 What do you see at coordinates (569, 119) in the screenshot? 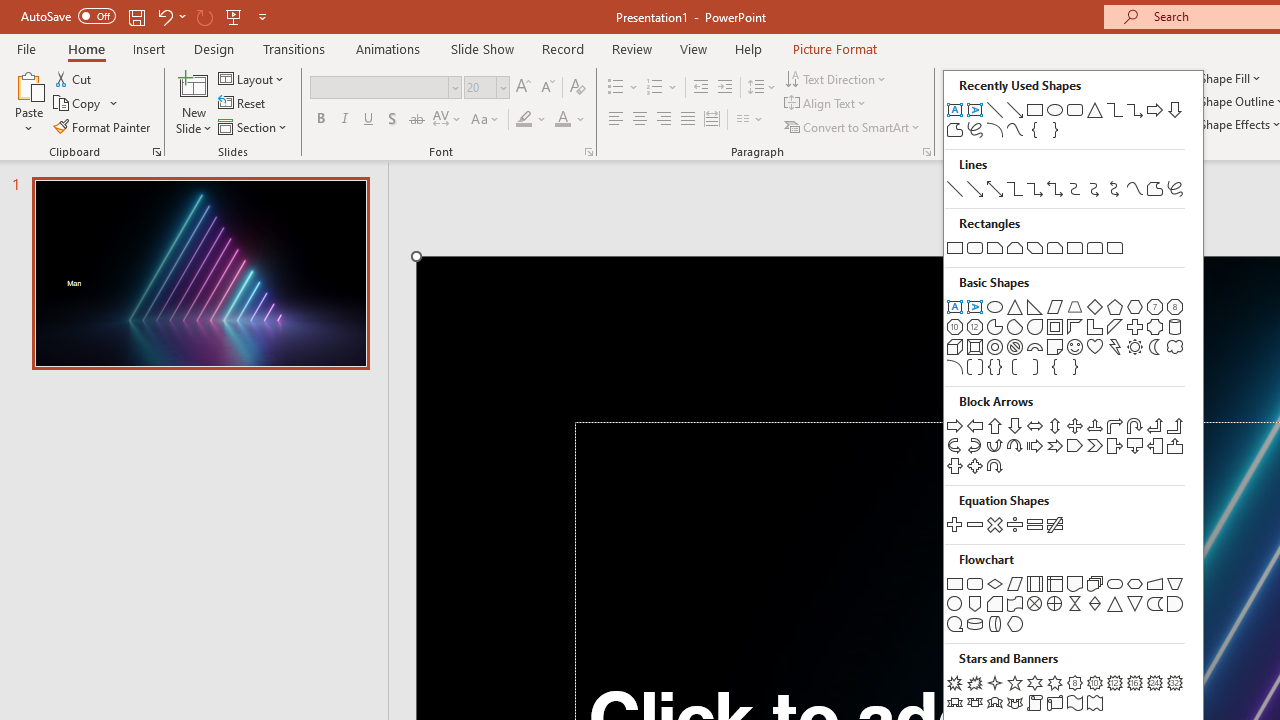
I see `'Font Color'` at bounding box center [569, 119].